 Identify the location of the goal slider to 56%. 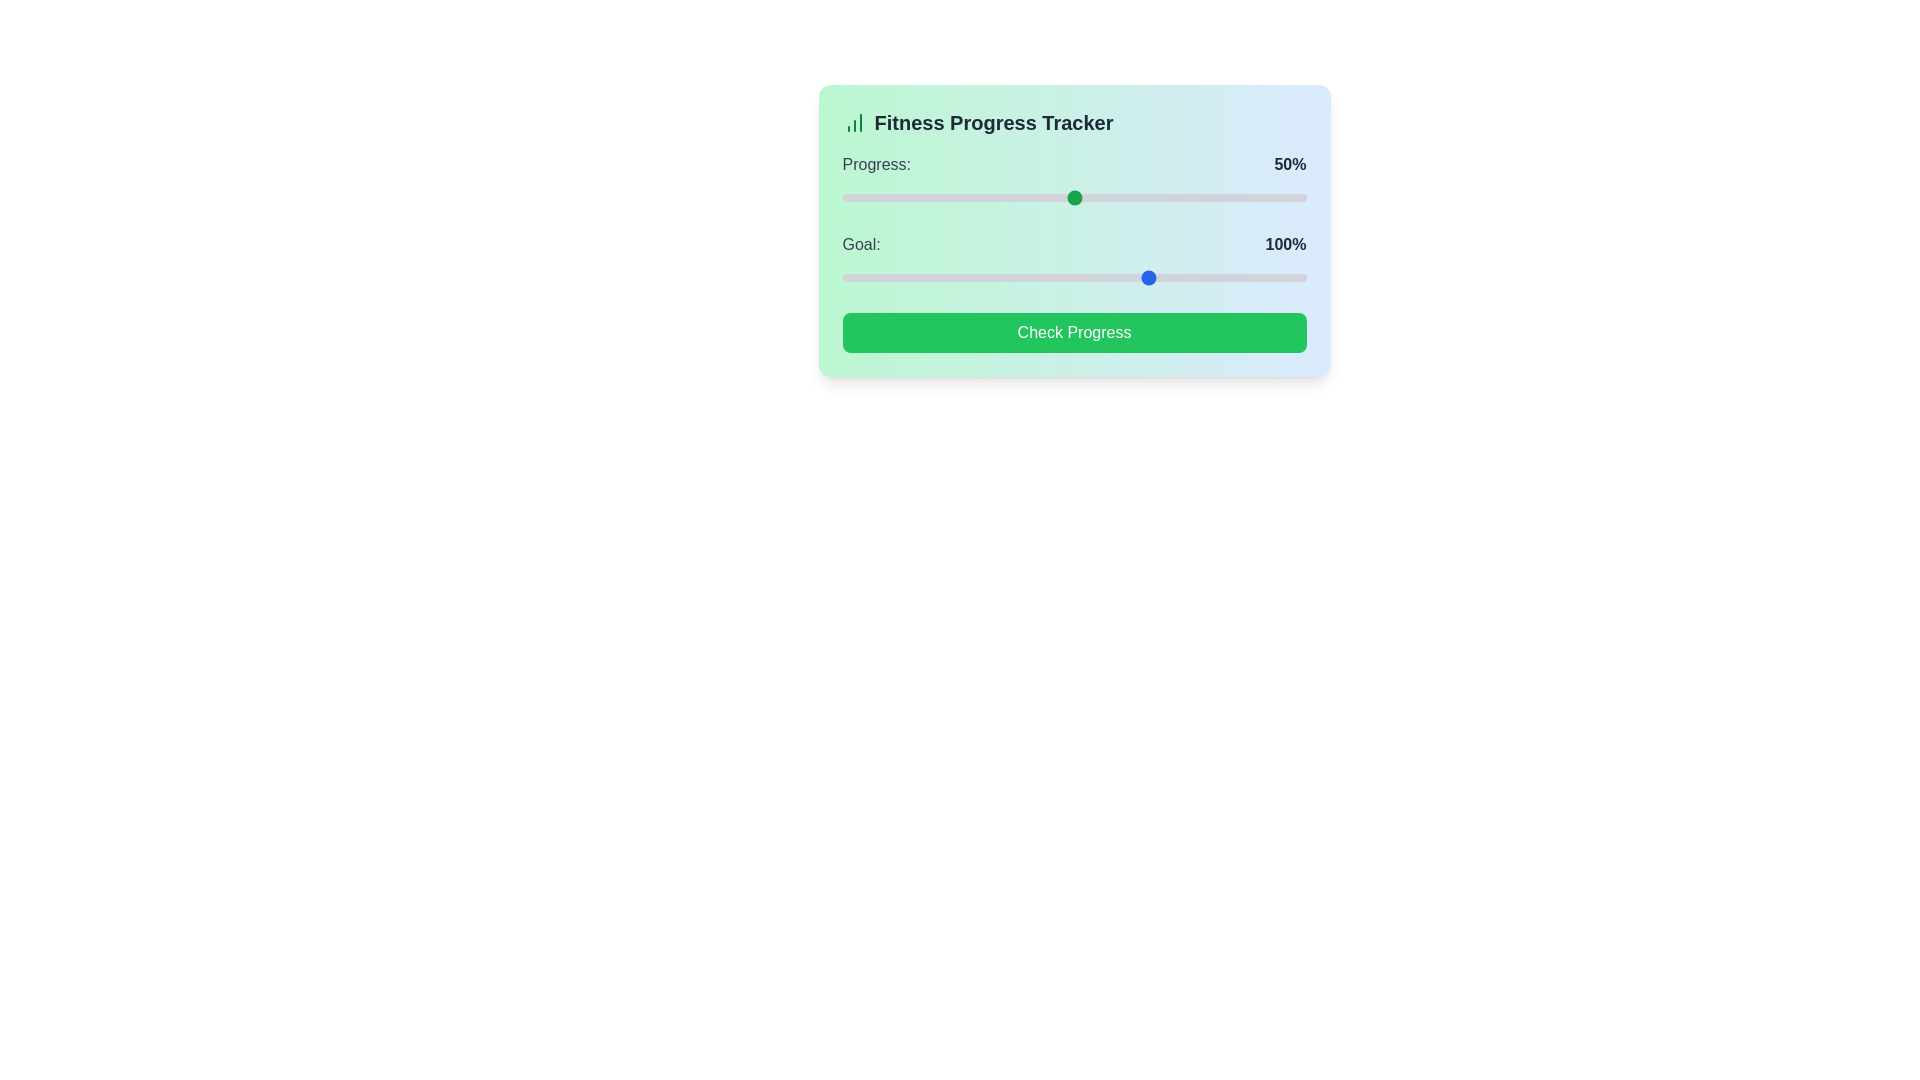
(870, 277).